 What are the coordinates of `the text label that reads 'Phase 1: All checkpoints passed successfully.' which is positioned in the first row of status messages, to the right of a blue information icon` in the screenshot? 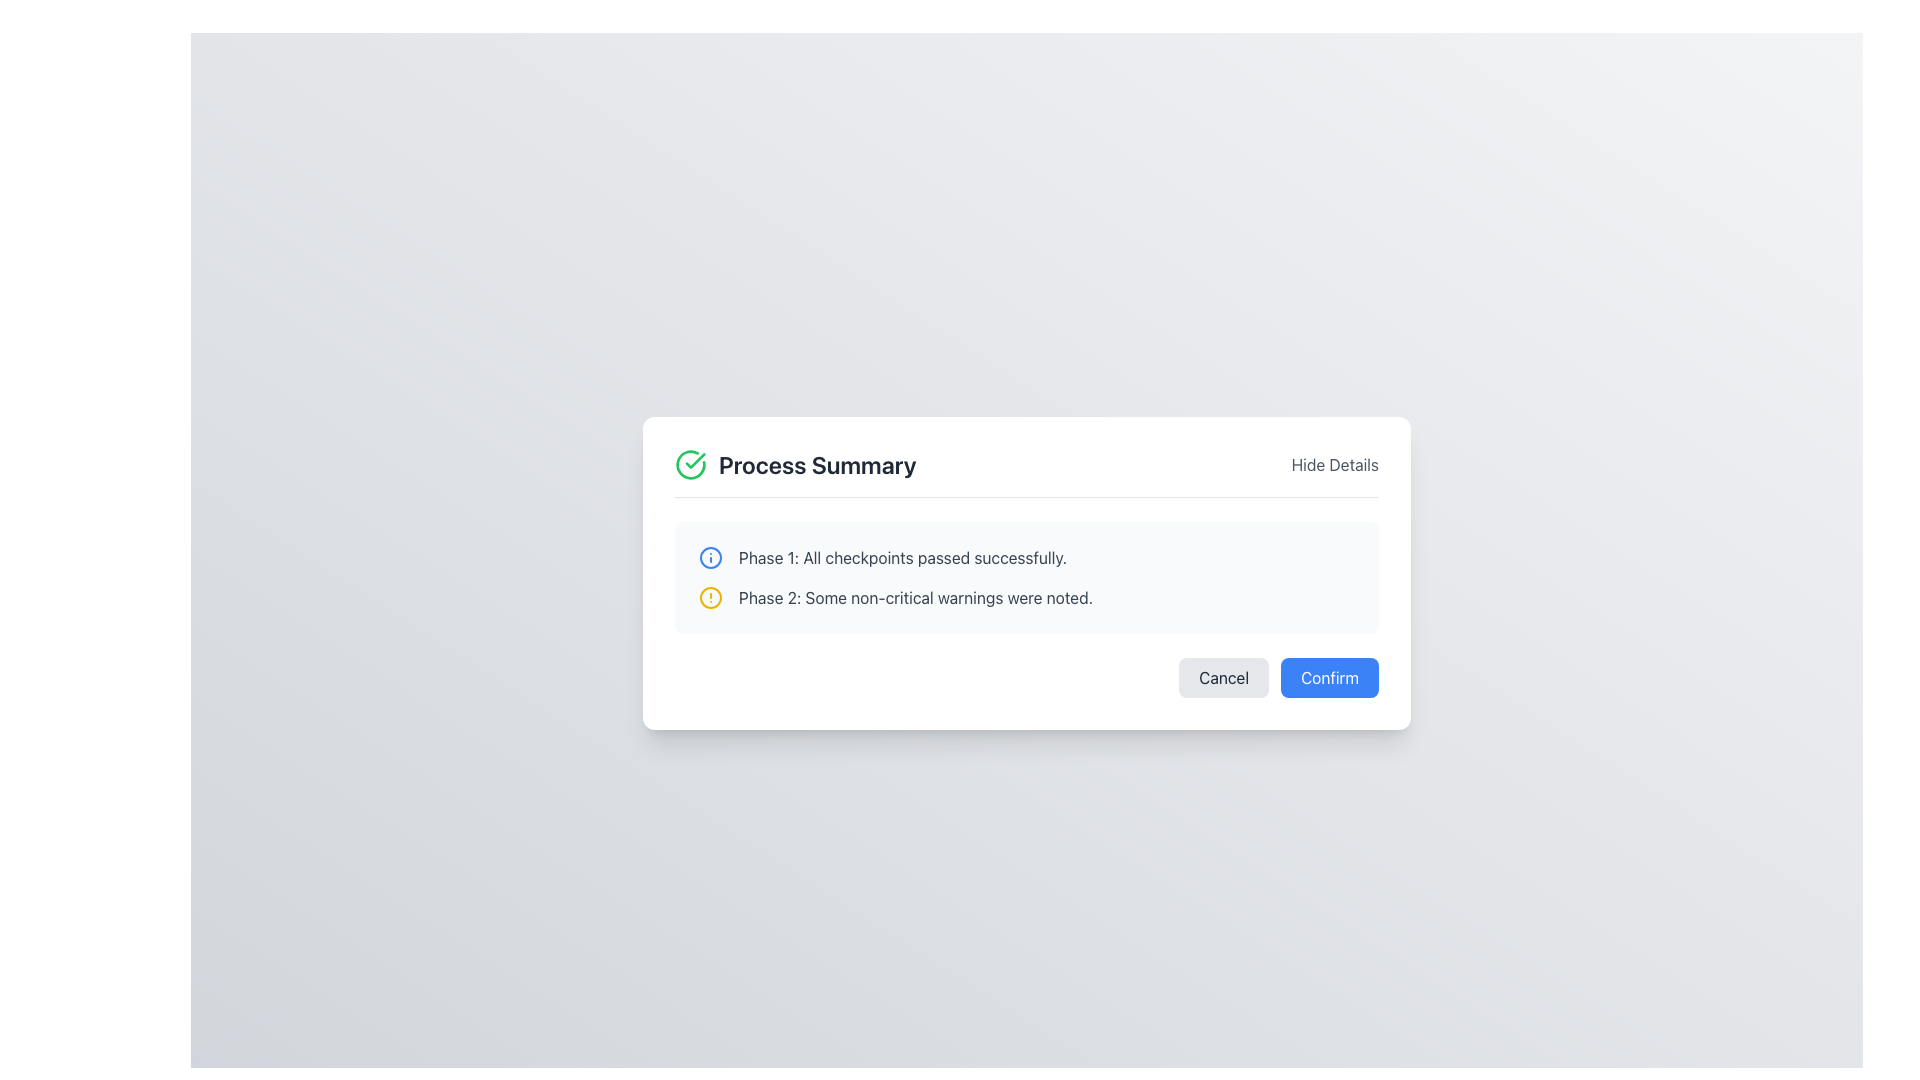 It's located at (901, 557).